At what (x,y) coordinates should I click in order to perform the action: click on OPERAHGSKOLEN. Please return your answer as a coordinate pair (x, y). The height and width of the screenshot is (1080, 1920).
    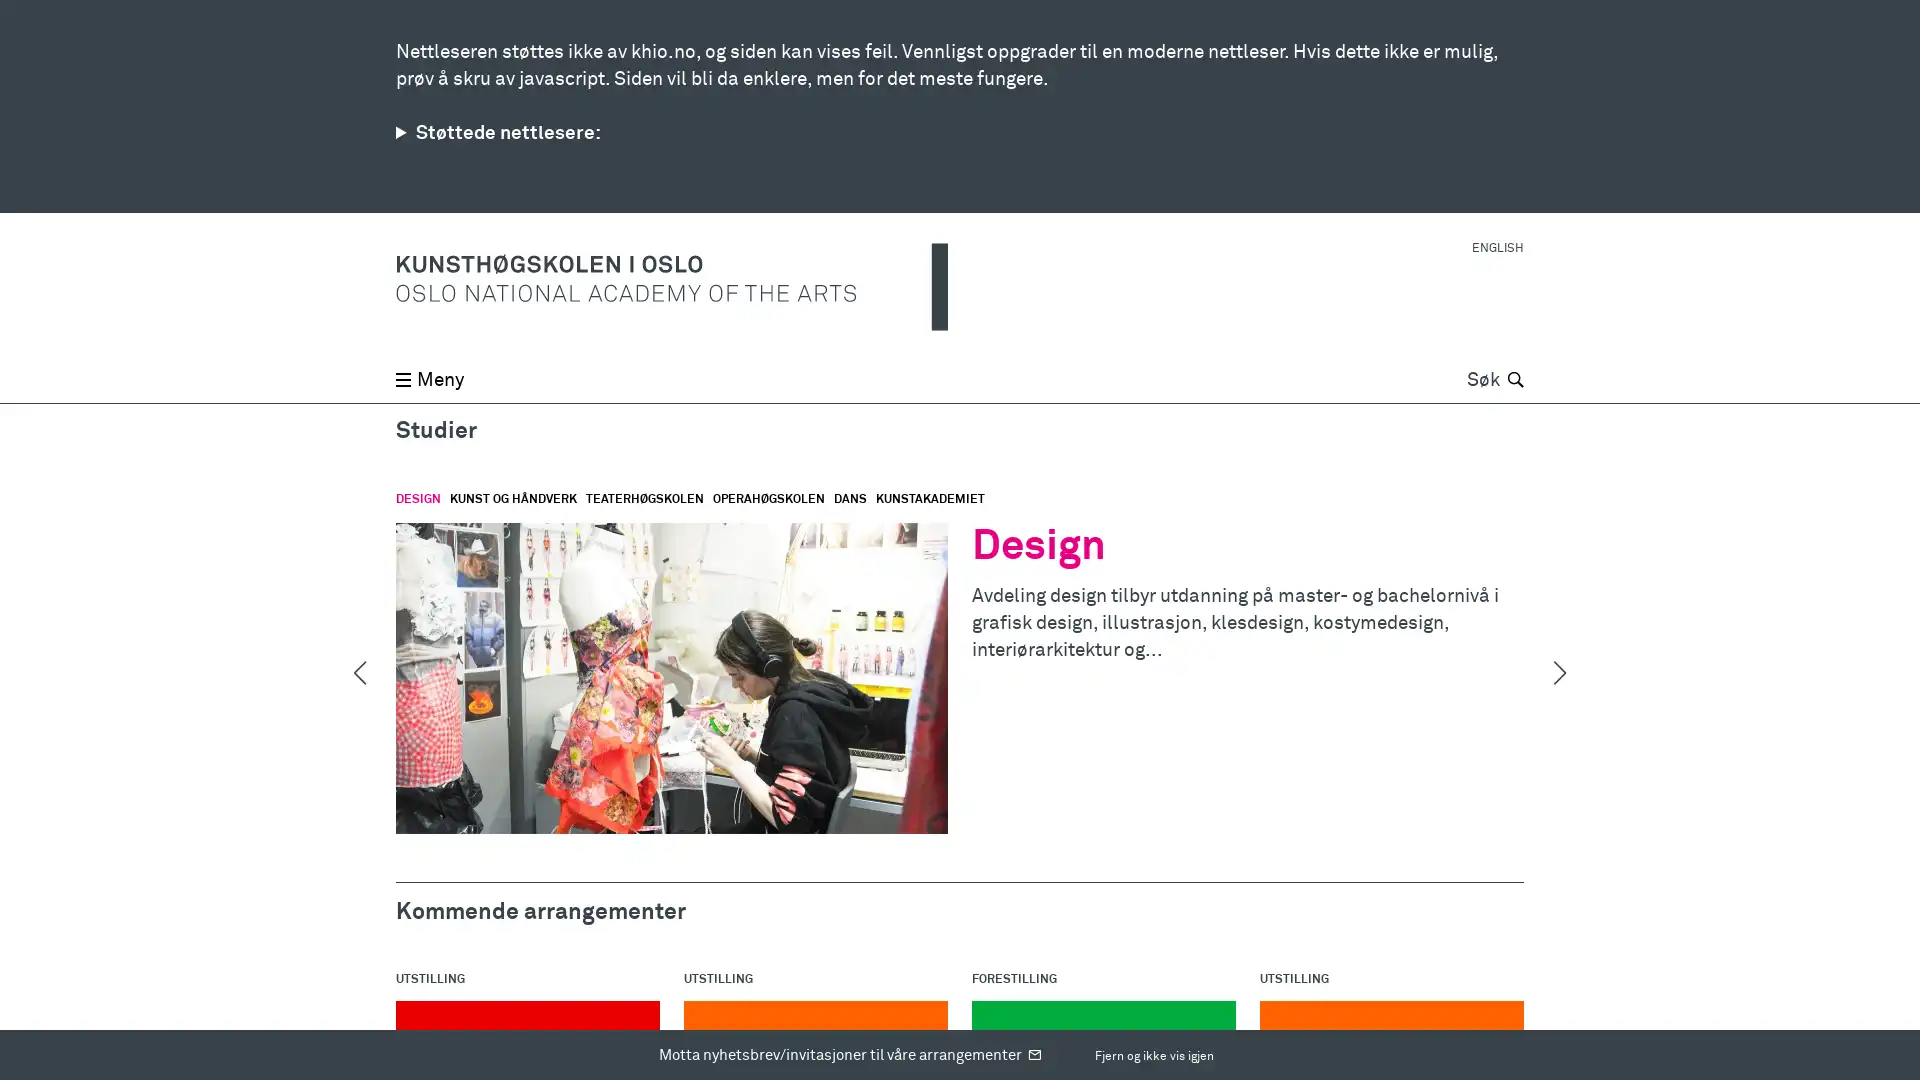
    Looking at the image, I should click on (767, 500).